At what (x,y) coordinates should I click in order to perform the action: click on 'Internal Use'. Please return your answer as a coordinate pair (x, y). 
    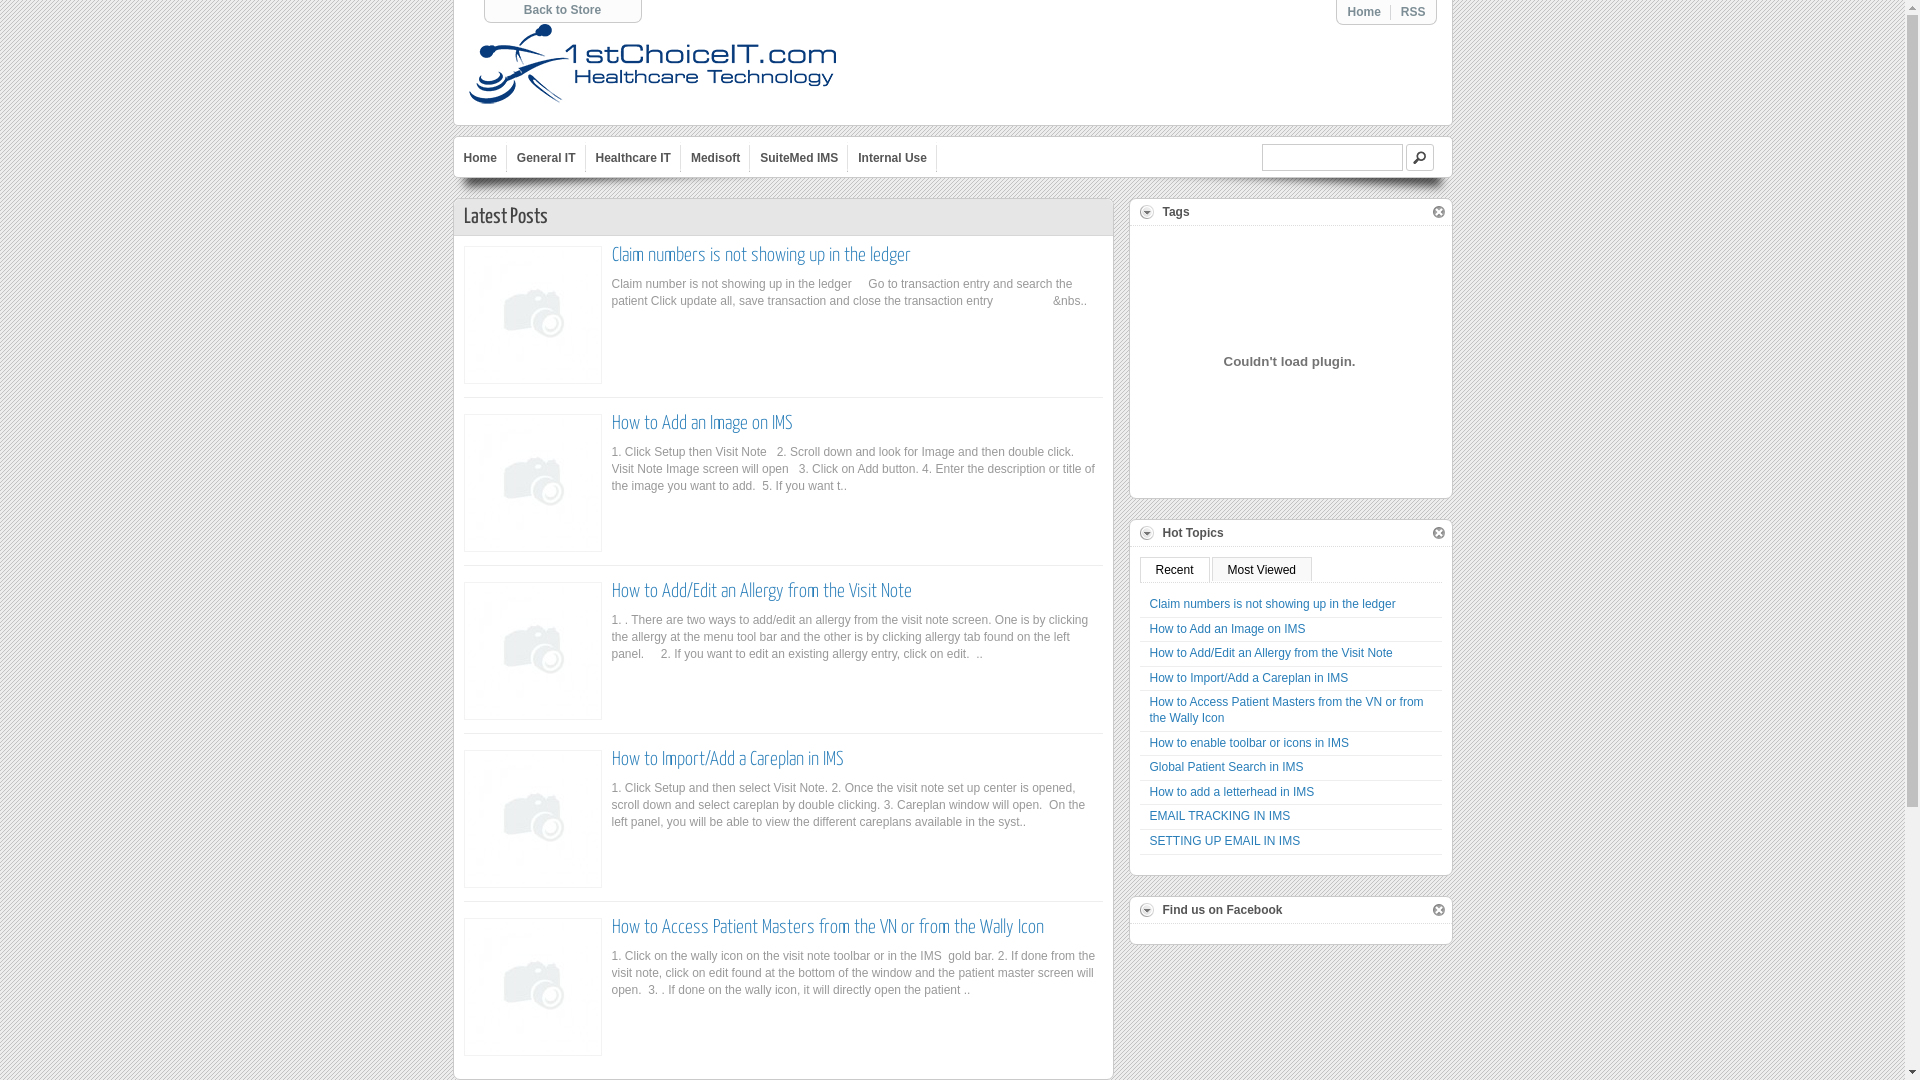
    Looking at the image, I should click on (891, 156).